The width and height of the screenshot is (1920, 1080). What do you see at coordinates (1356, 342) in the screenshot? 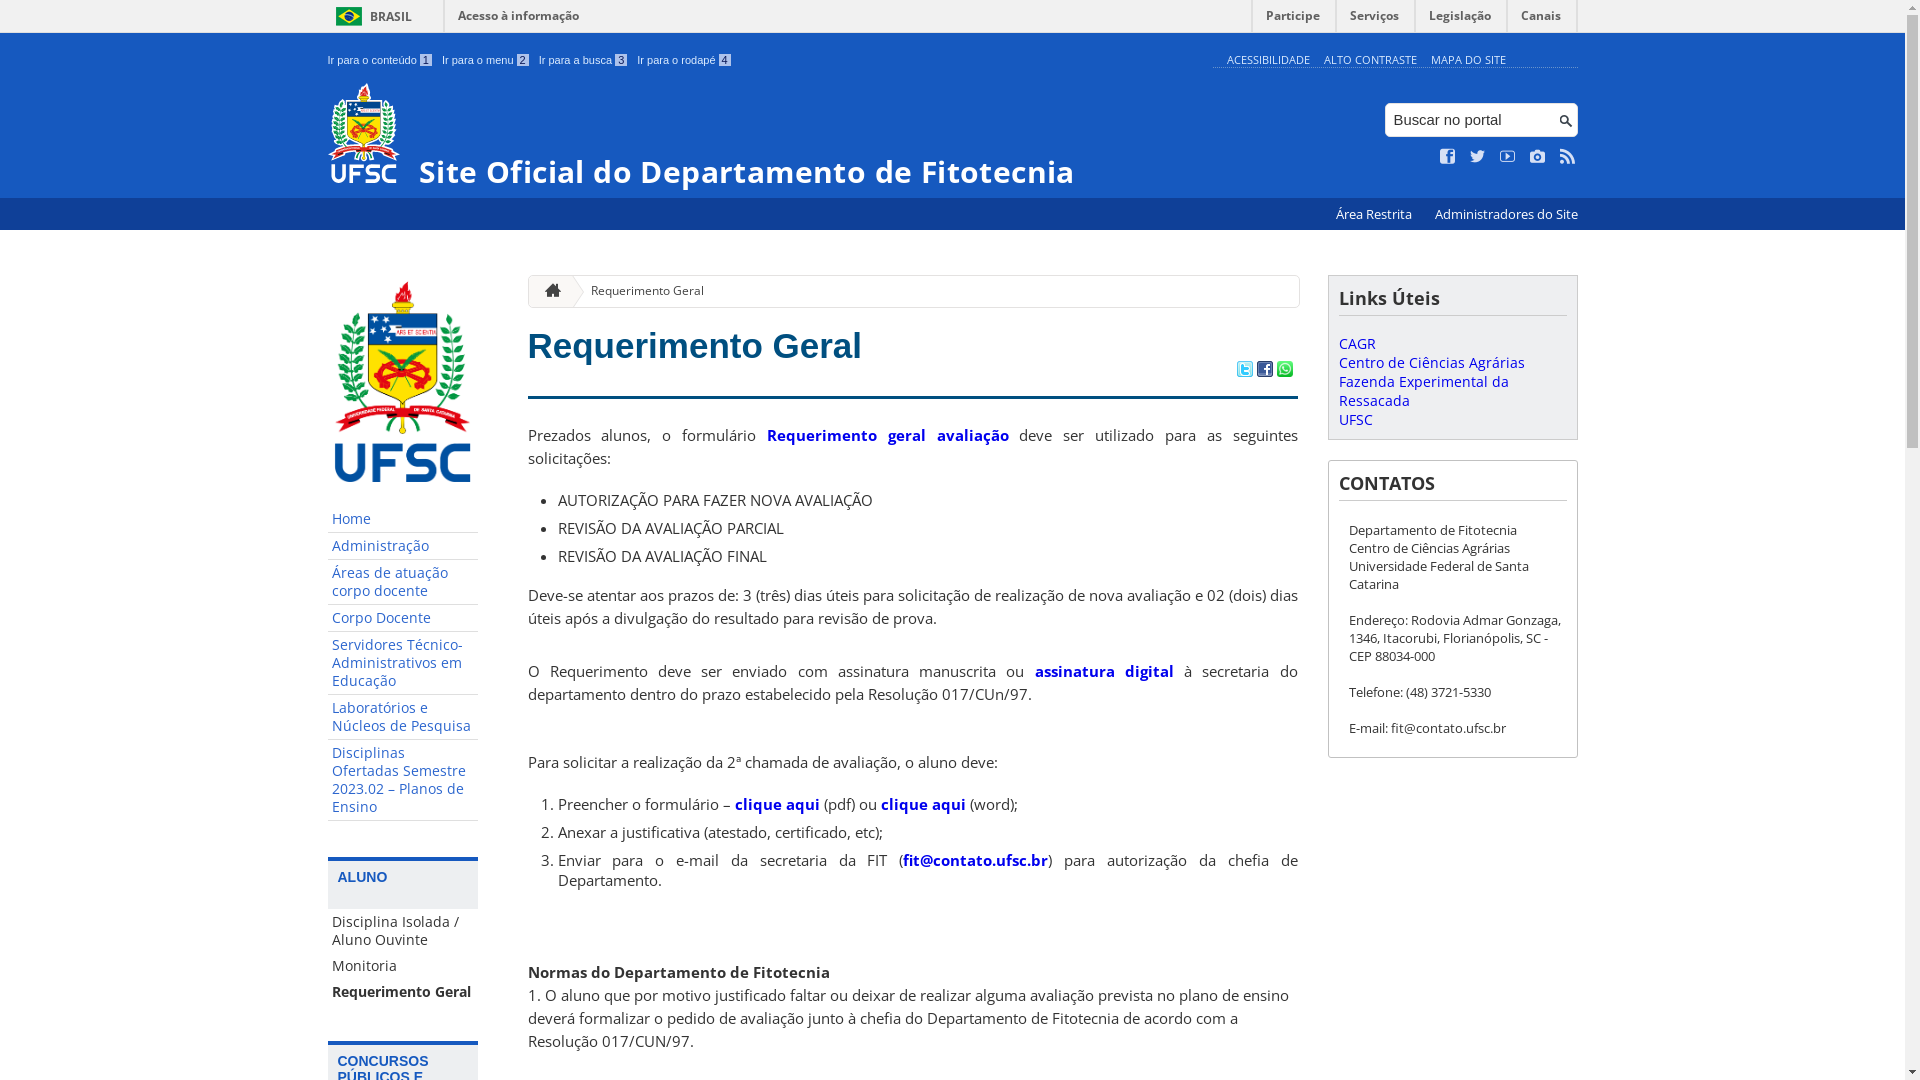
I see `'CAGR'` at bounding box center [1356, 342].